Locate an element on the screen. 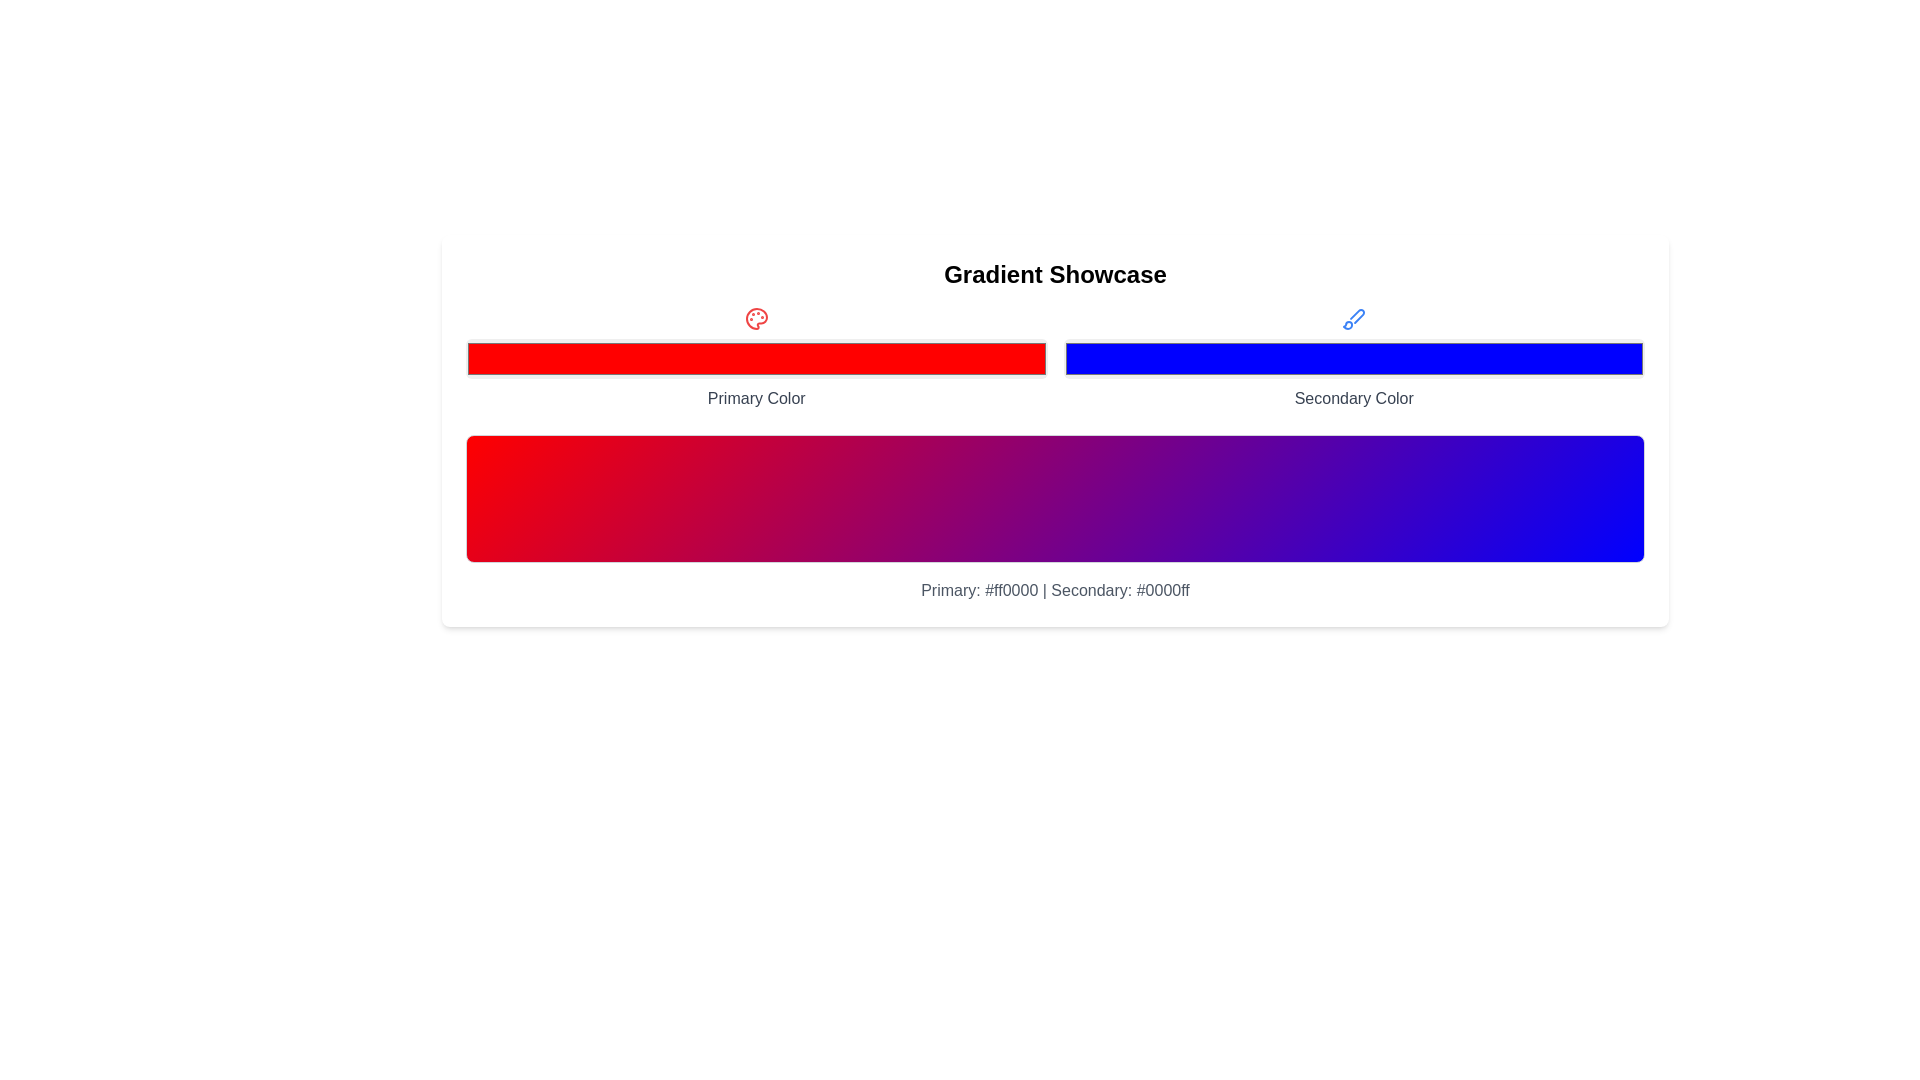  the largest icon in the top-left quadrant of the interface, which symbolizes a color palette and is positioned above the 'Primary Color' label is located at coordinates (755, 318).